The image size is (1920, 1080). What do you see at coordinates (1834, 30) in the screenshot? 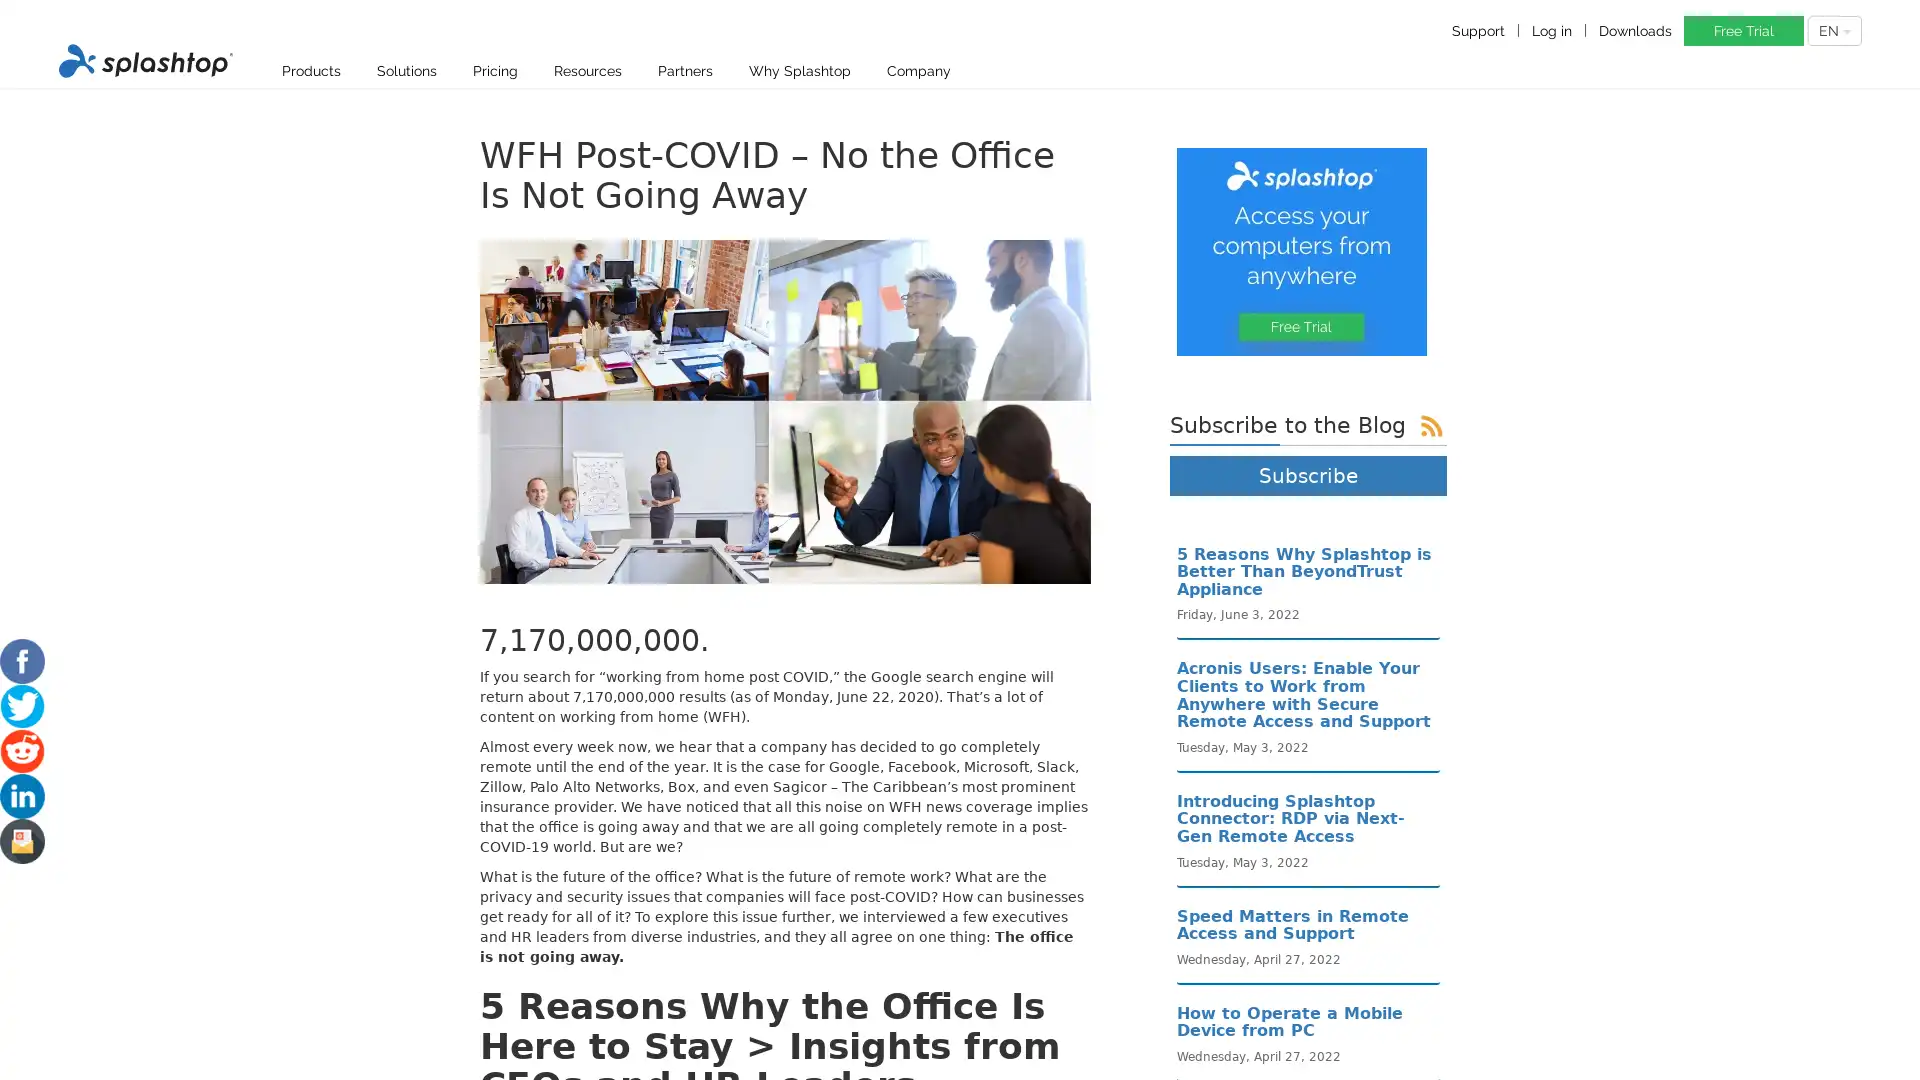
I see `EN` at bounding box center [1834, 30].